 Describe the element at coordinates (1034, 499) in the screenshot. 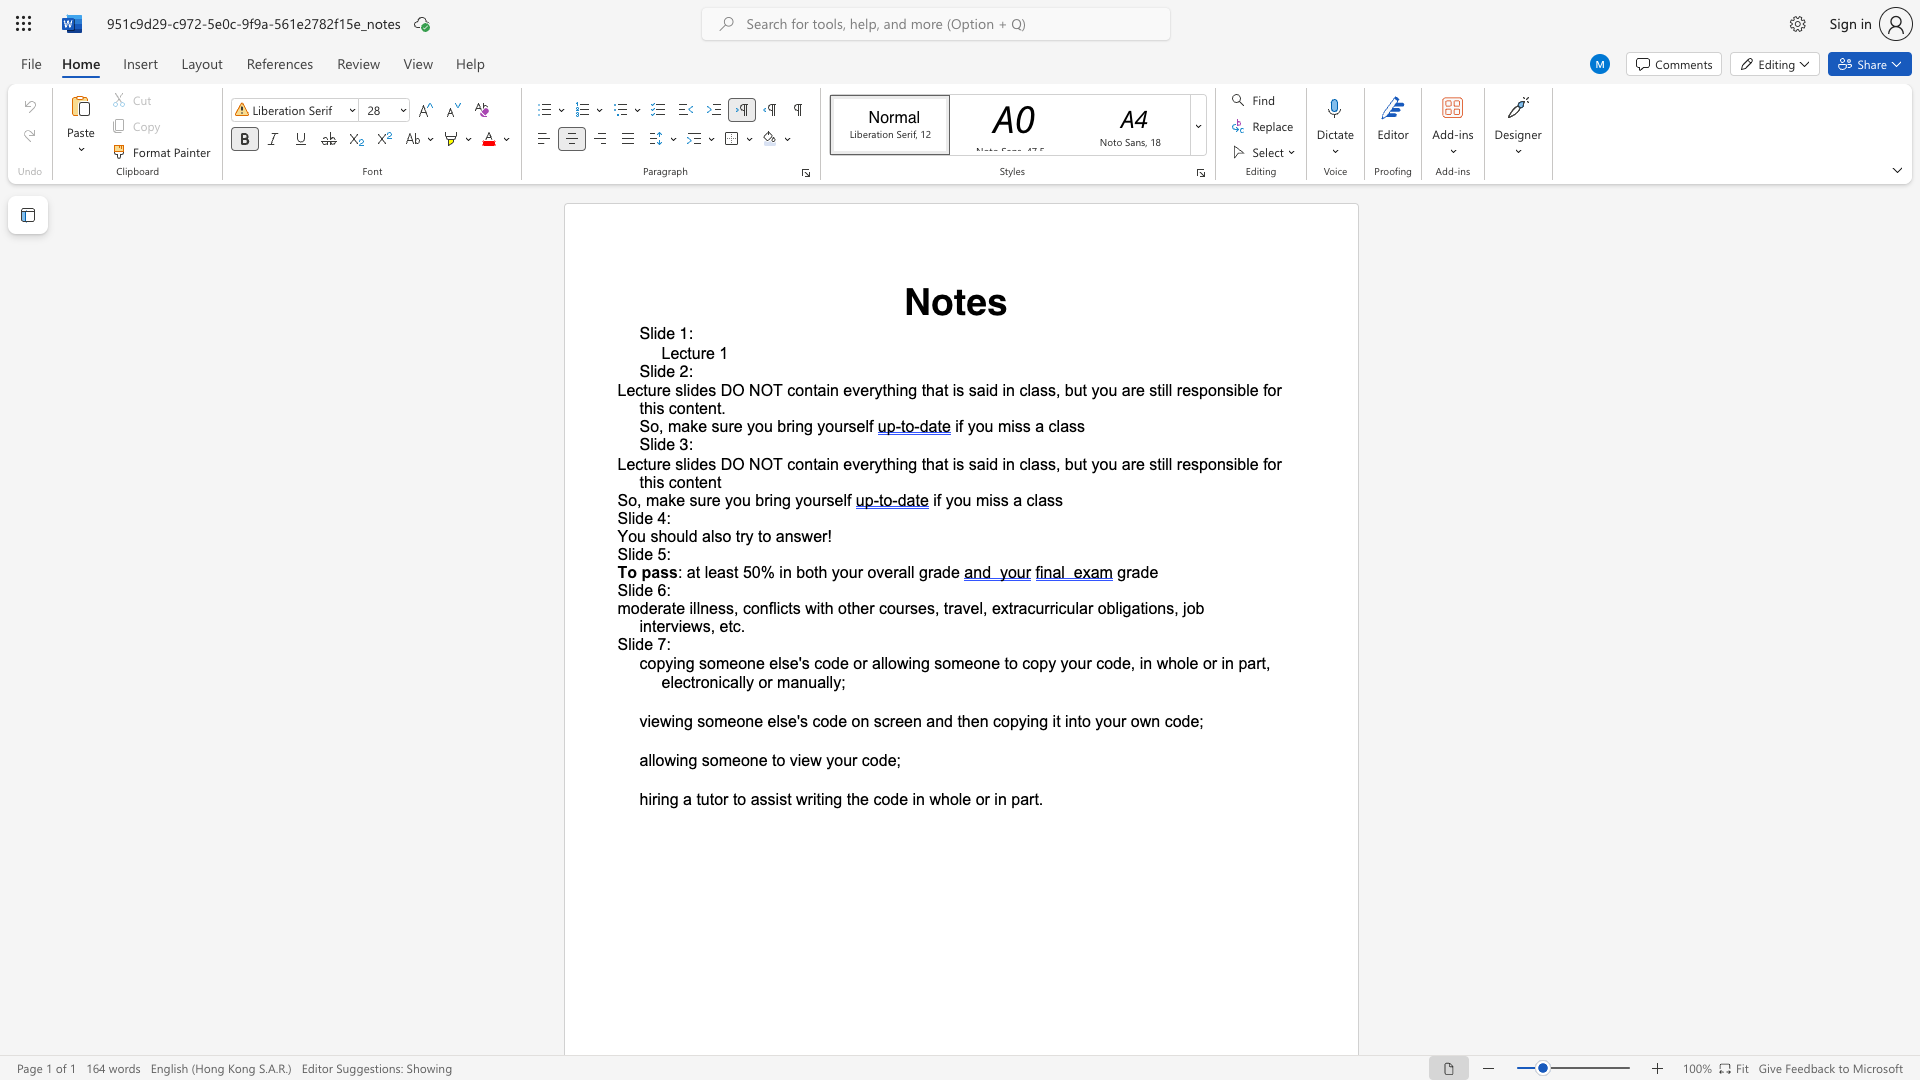

I see `the subset text "lass" within the text "if you miss a class"` at that location.